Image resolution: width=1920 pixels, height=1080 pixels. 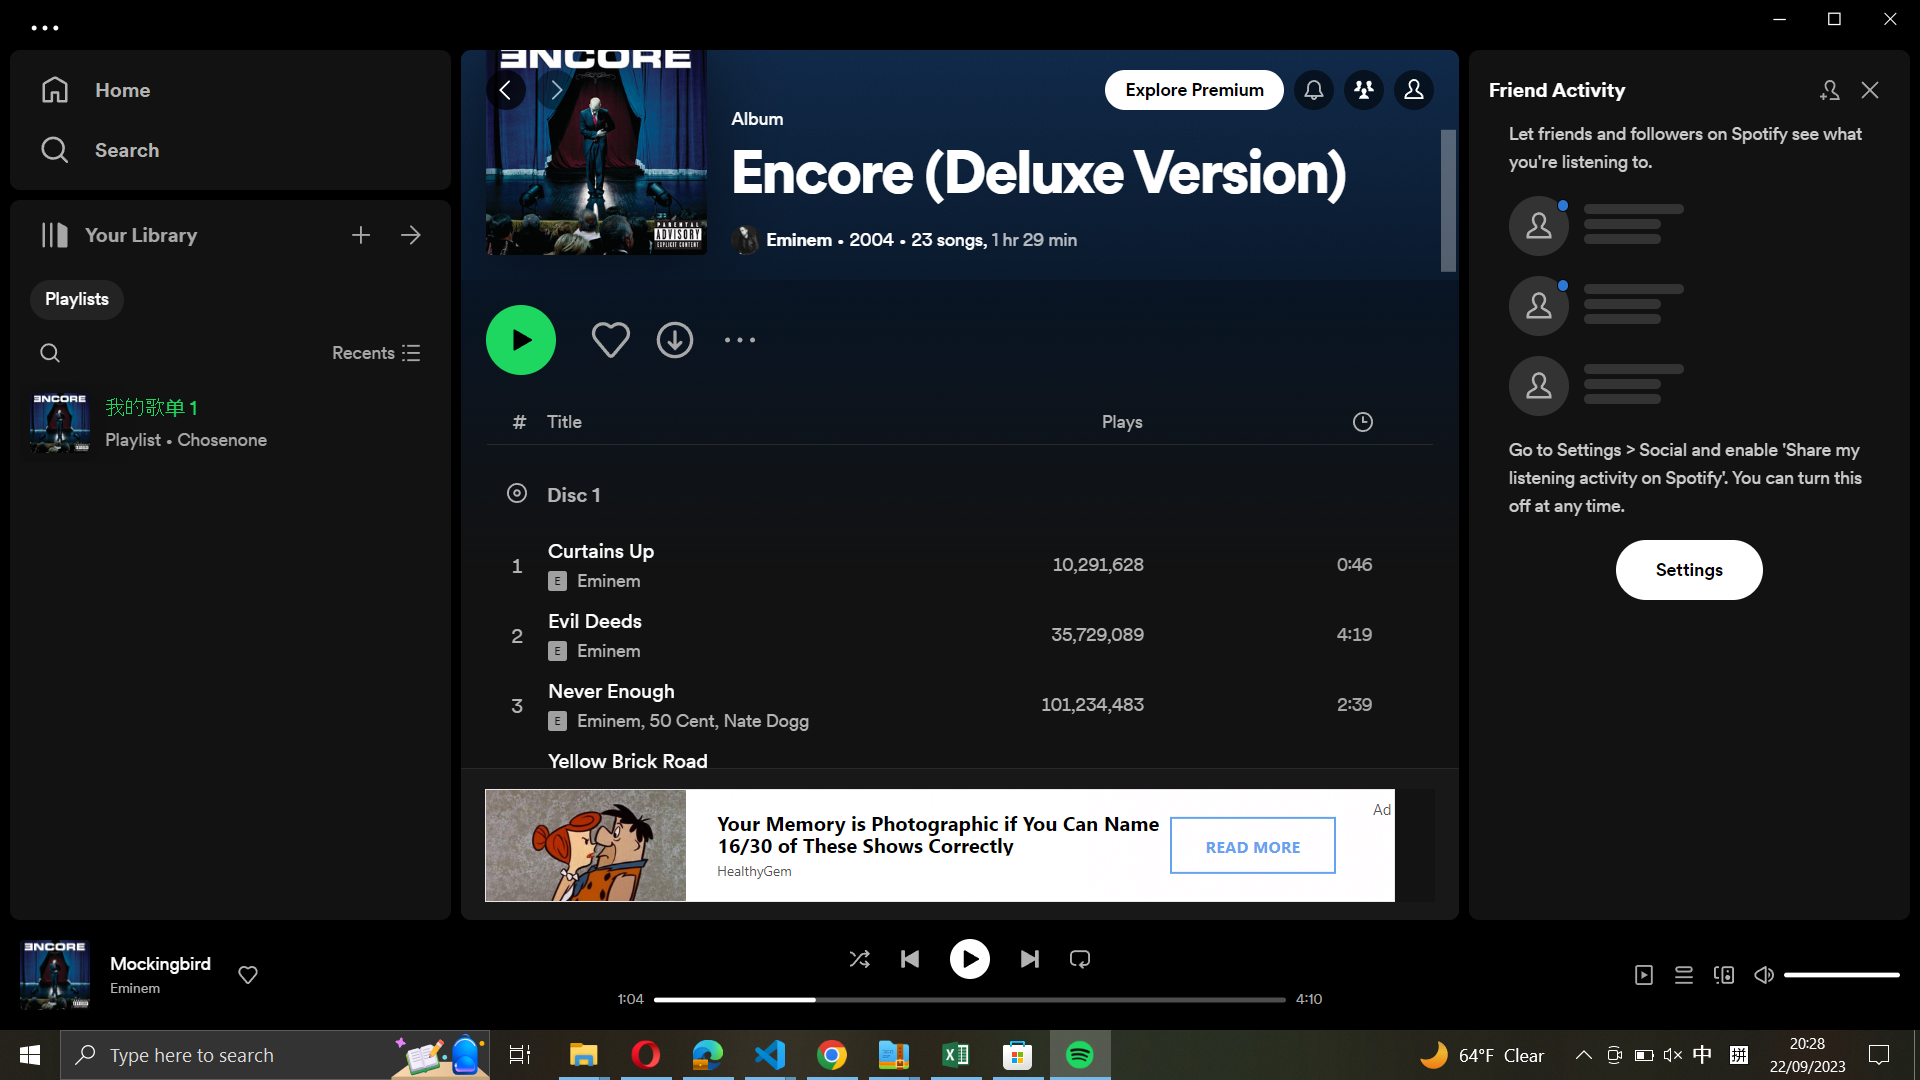 What do you see at coordinates (957, 637) in the screenshot?
I see `Play the song "Evil Deeds` at bounding box center [957, 637].